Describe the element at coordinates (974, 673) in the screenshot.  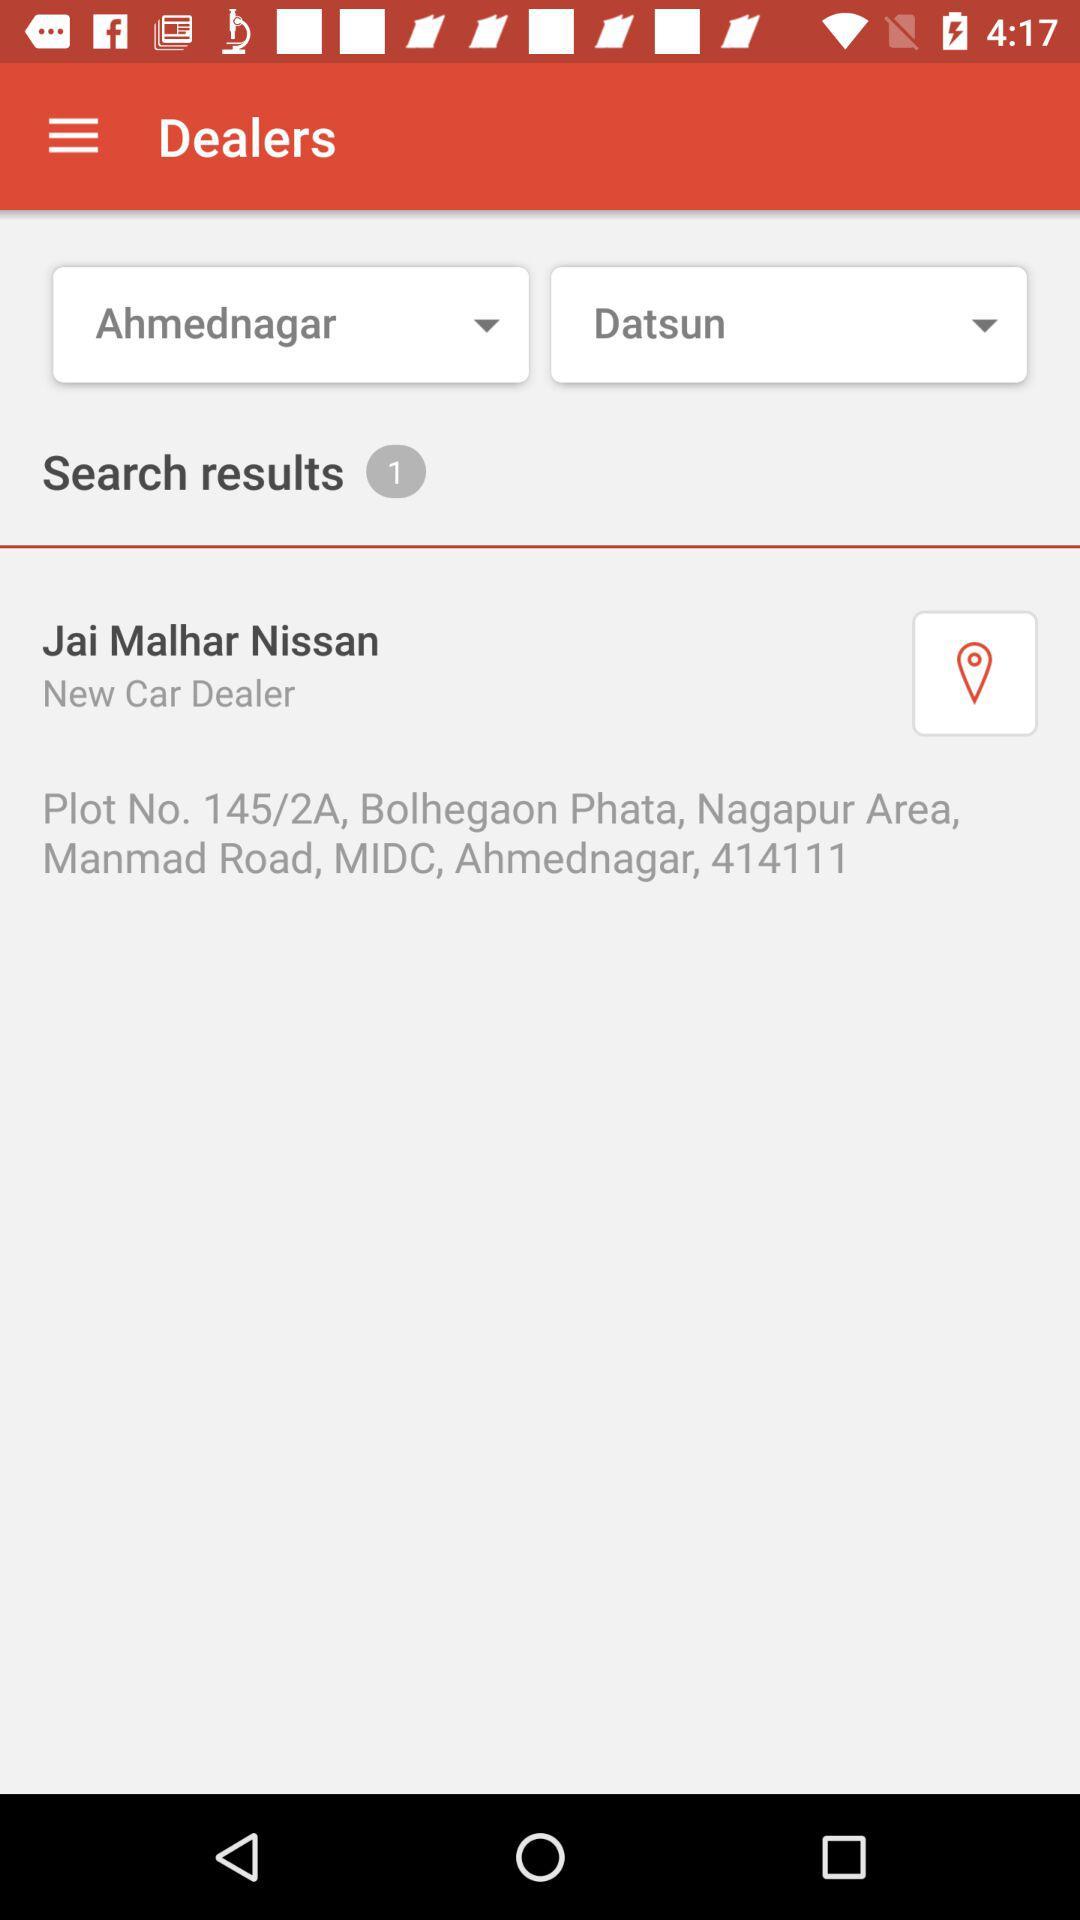
I see `map info` at that location.